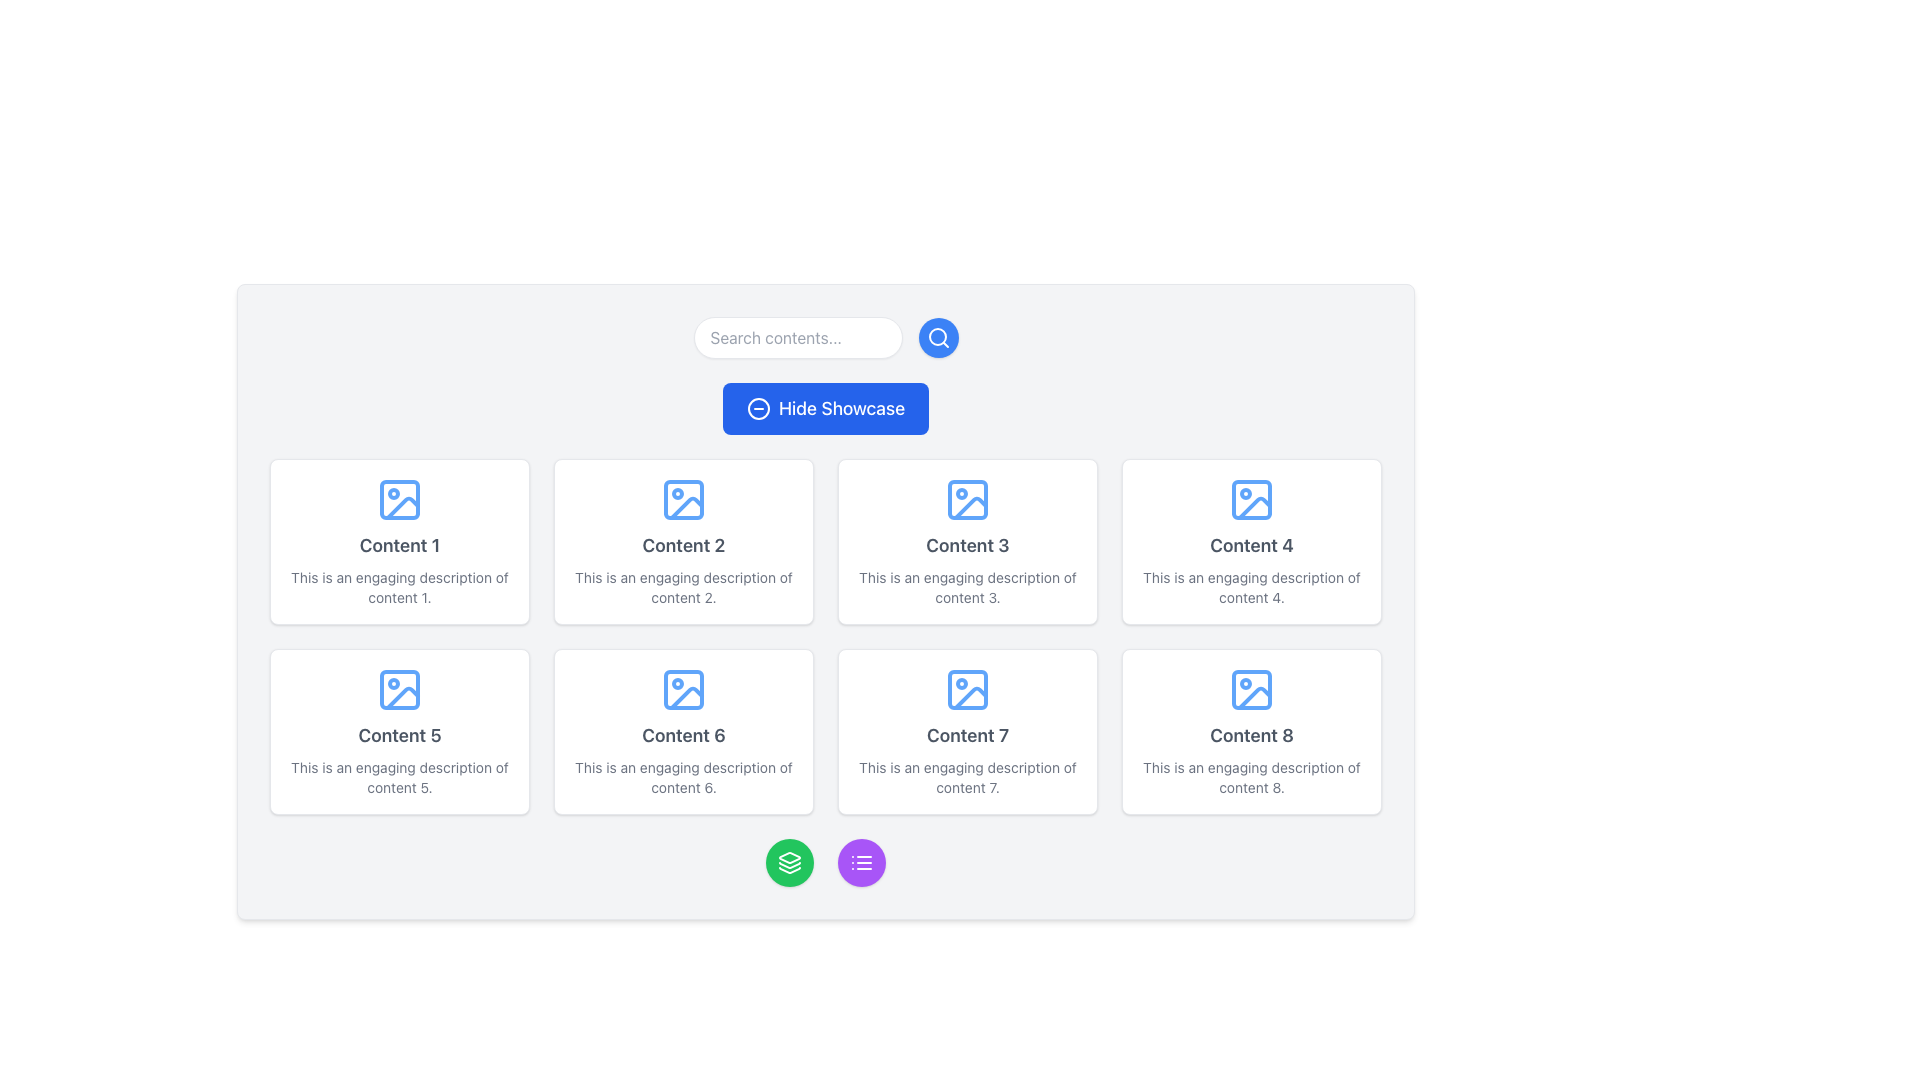 Image resolution: width=1920 pixels, height=1080 pixels. Describe the element at coordinates (1251, 689) in the screenshot. I see `the icon located in the bottom-right corner of the 'Content 8' card, which represents content or image-related data` at that location.